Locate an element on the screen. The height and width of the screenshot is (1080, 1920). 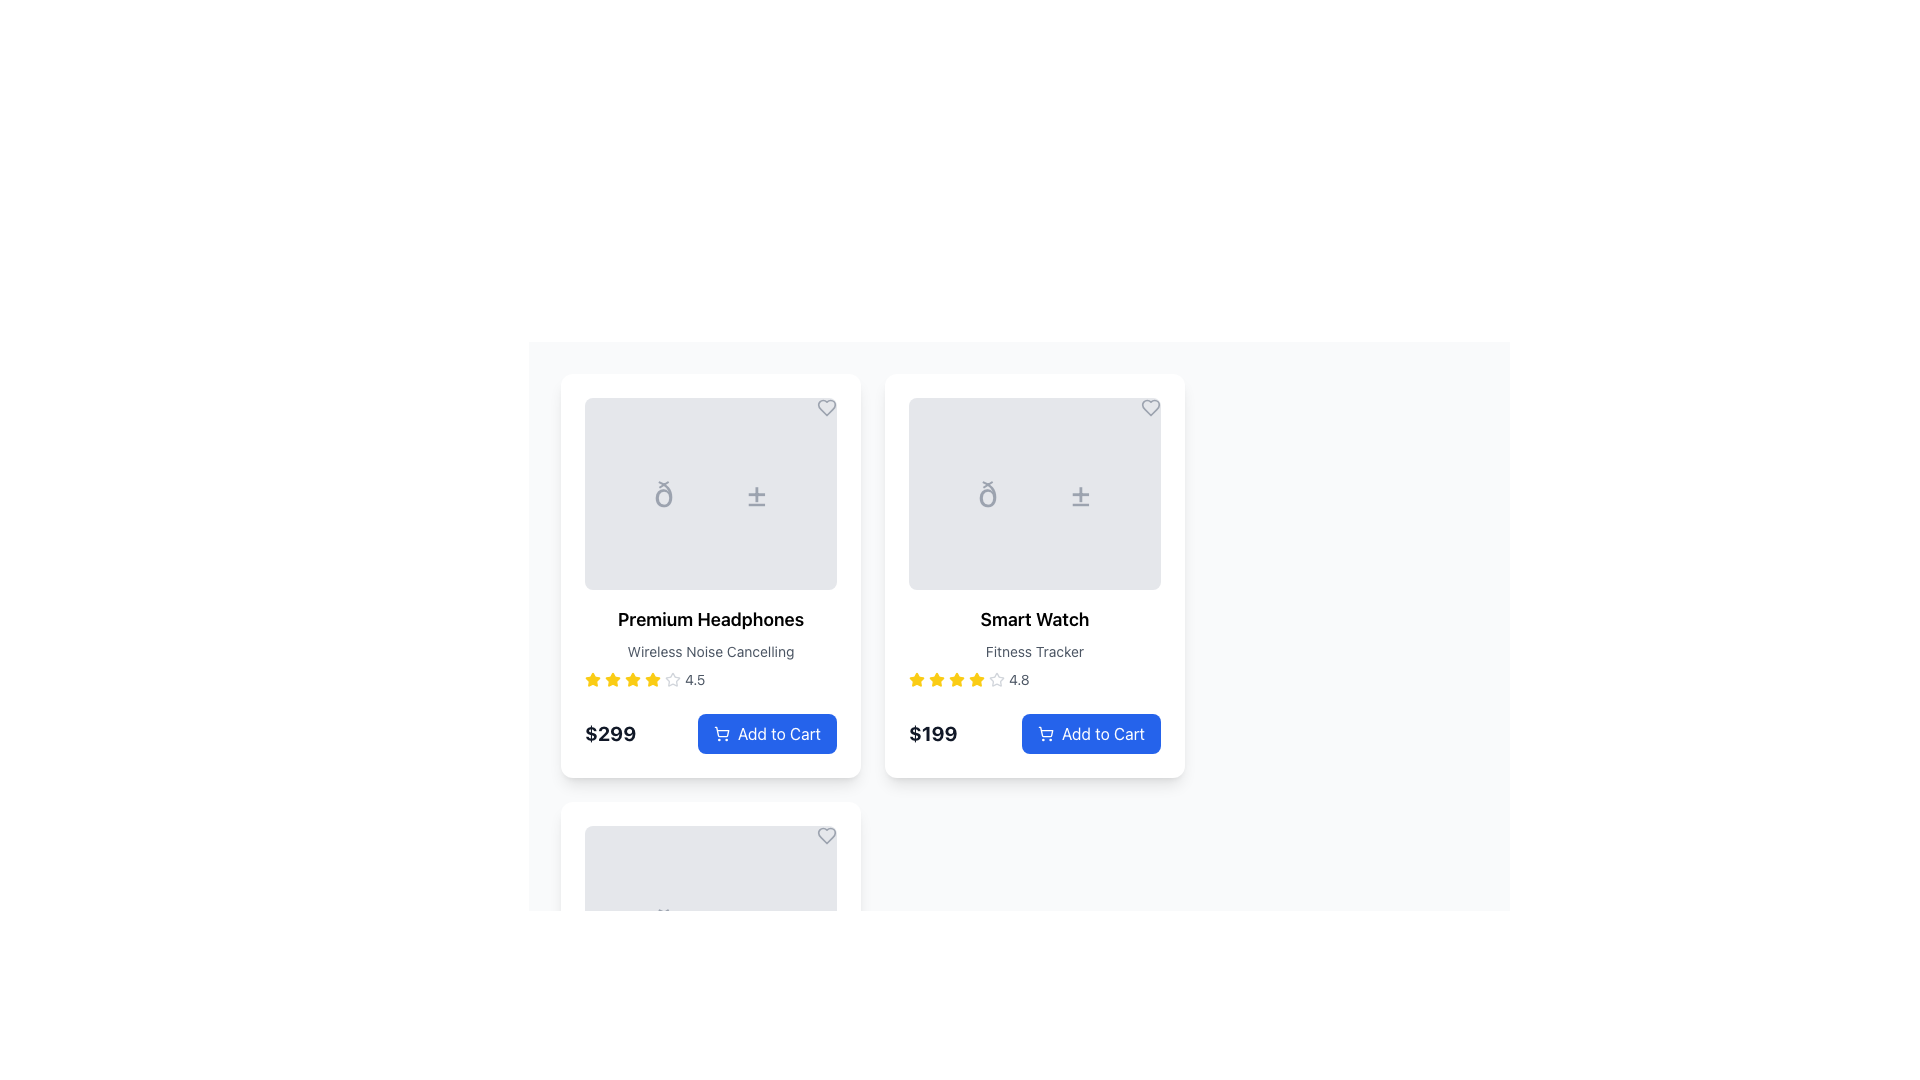
the heart icon in the top-right corner of the bottom-left card to mark the associated item as a favorite is located at coordinates (826, 836).